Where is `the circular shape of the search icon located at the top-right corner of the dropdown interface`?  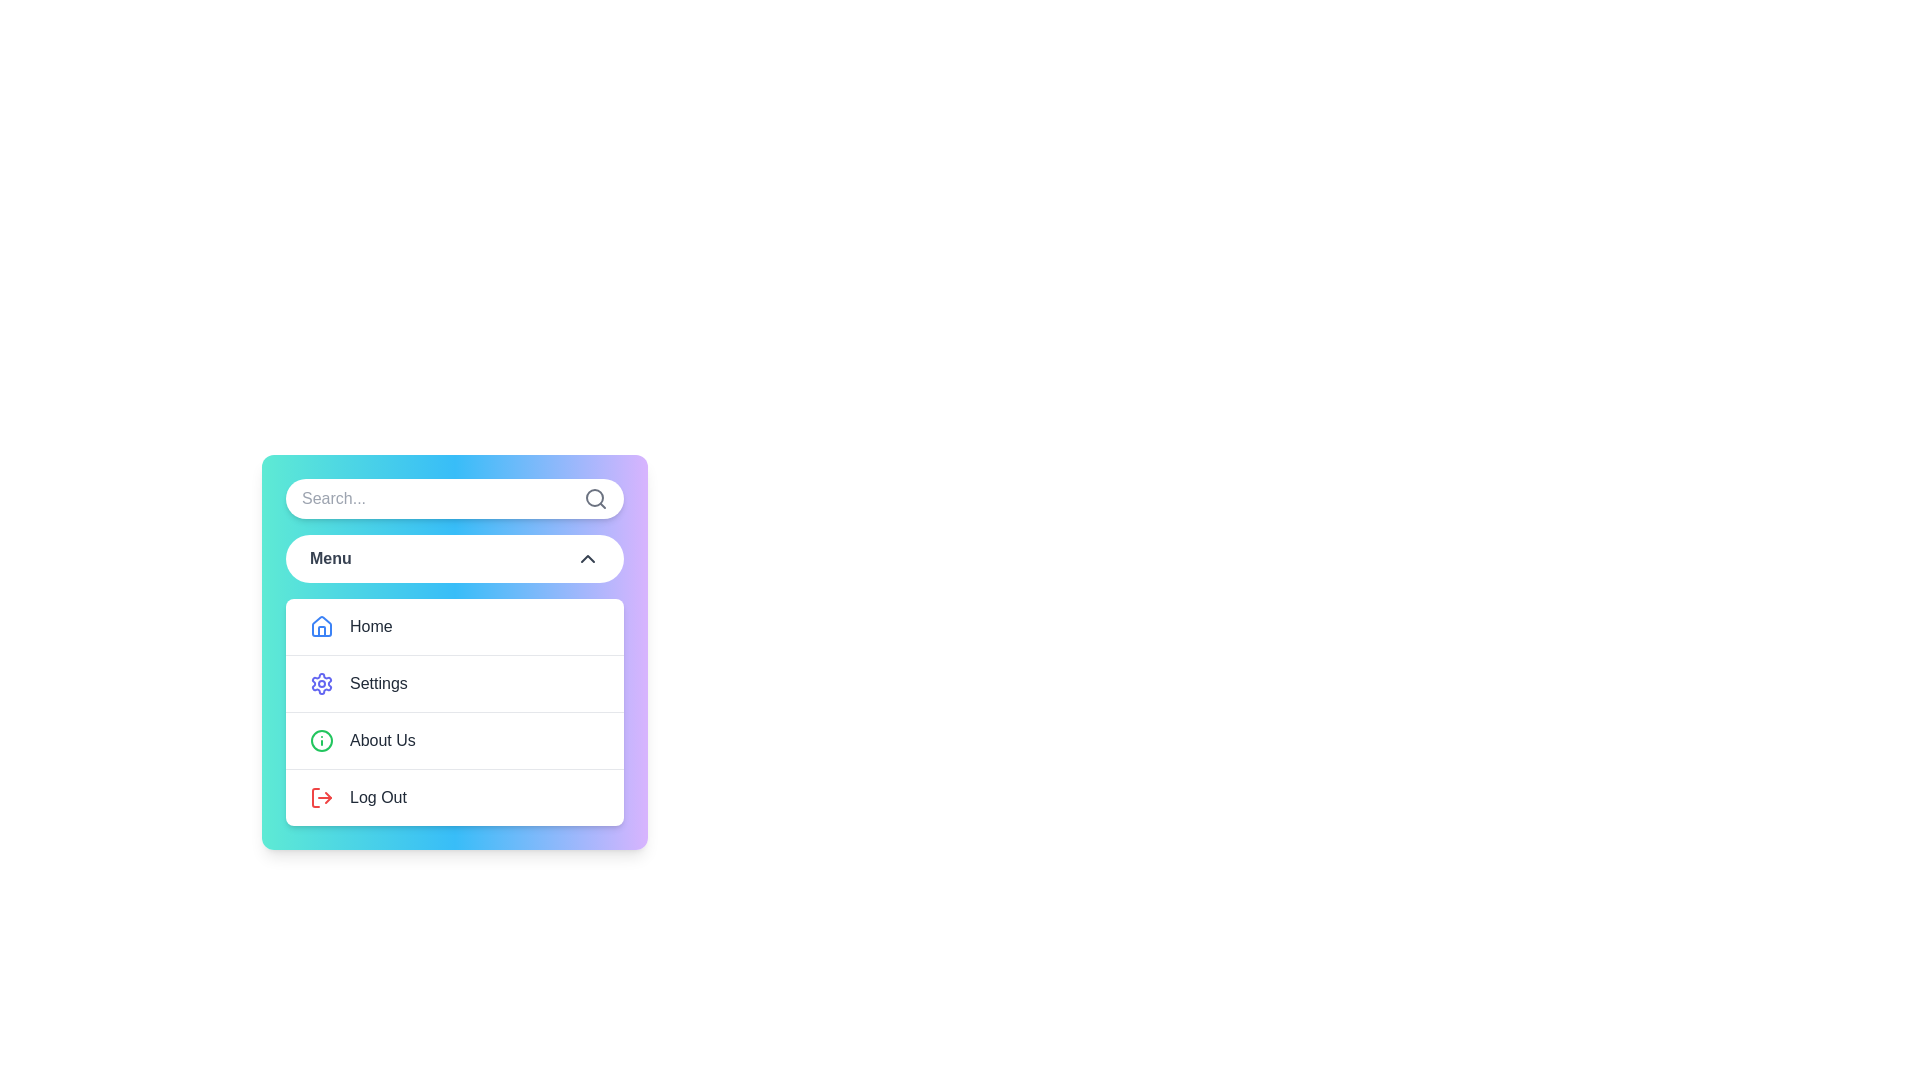 the circular shape of the search icon located at the top-right corner of the dropdown interface is located at coordinates (594, 496).